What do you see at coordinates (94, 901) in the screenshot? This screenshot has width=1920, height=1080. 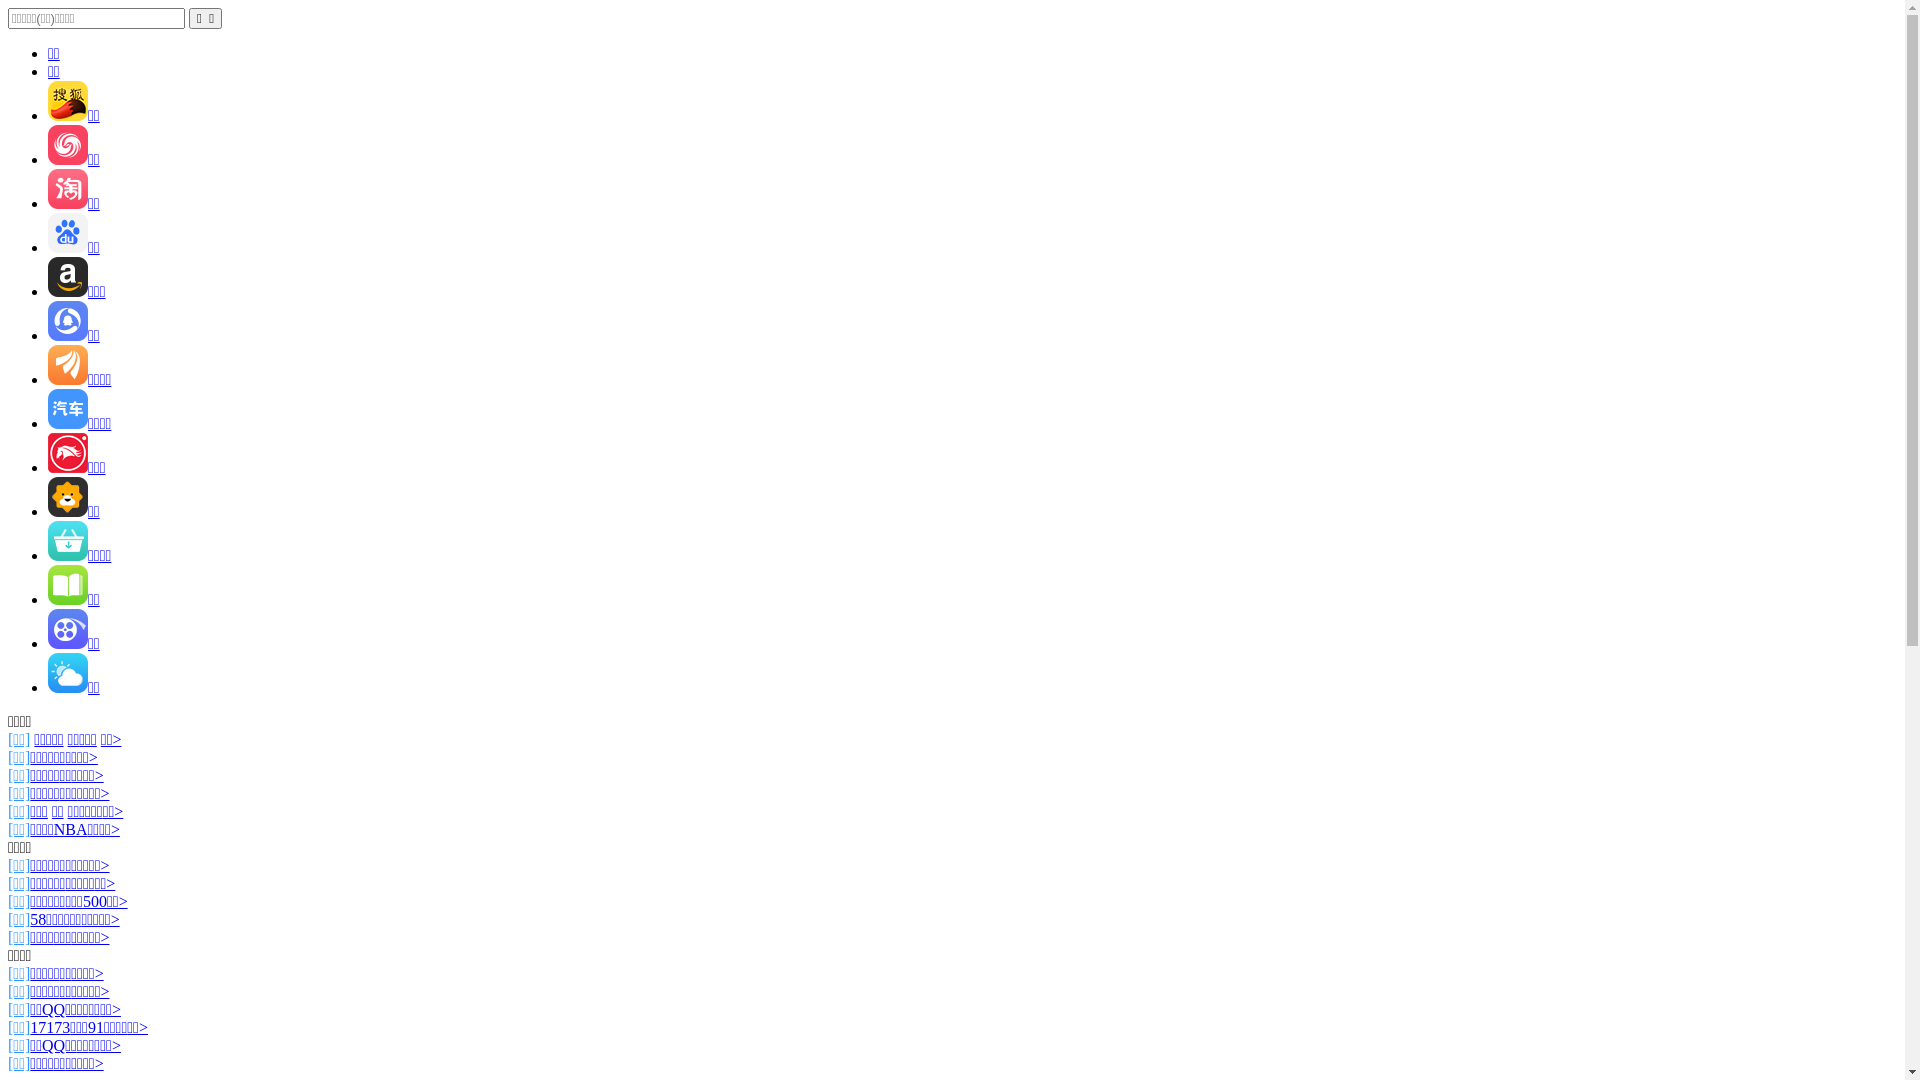 I see `'500'` at bounding box center [94, 901].